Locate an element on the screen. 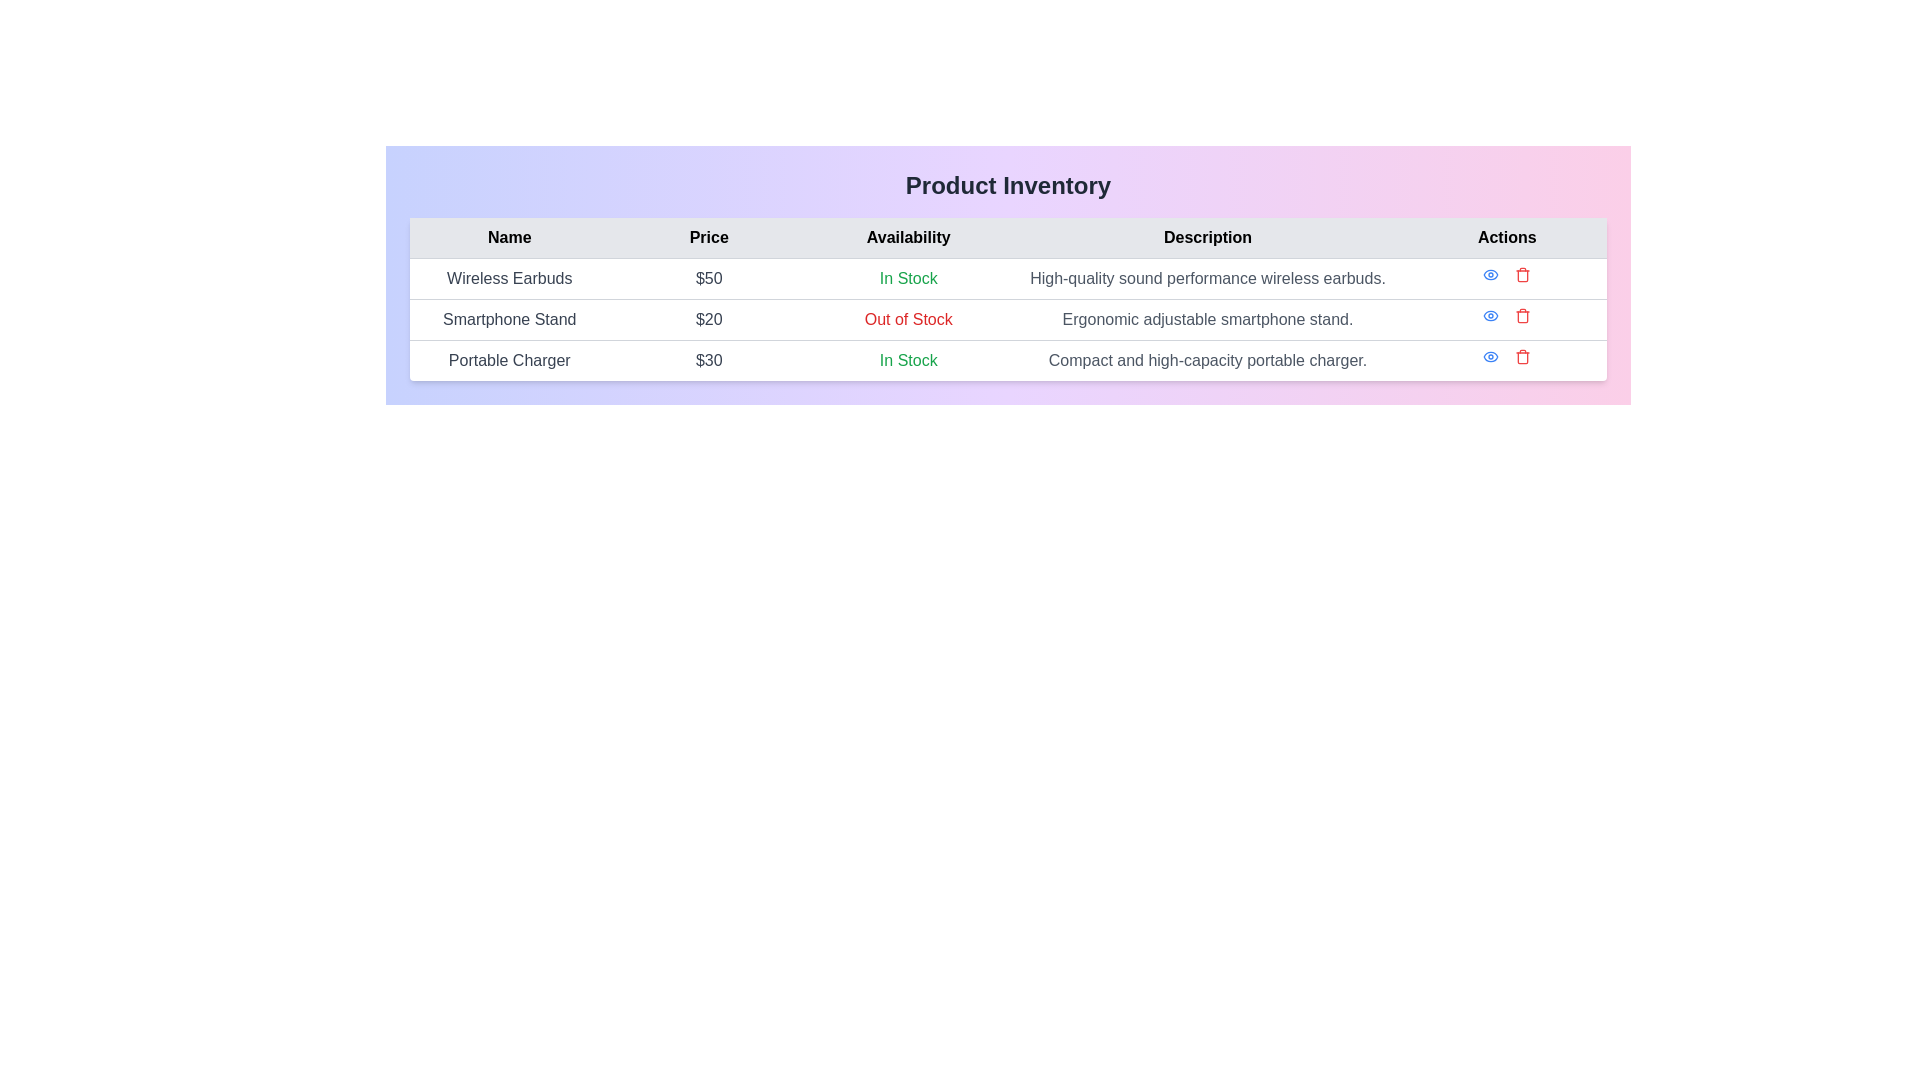  text of the text label displaying '$20' in gray-colored font, located in the second row under the 'Price' column in the table, between 'Smartphone Stand' and 'Out of Stock' is located at coordinates (709, 319).